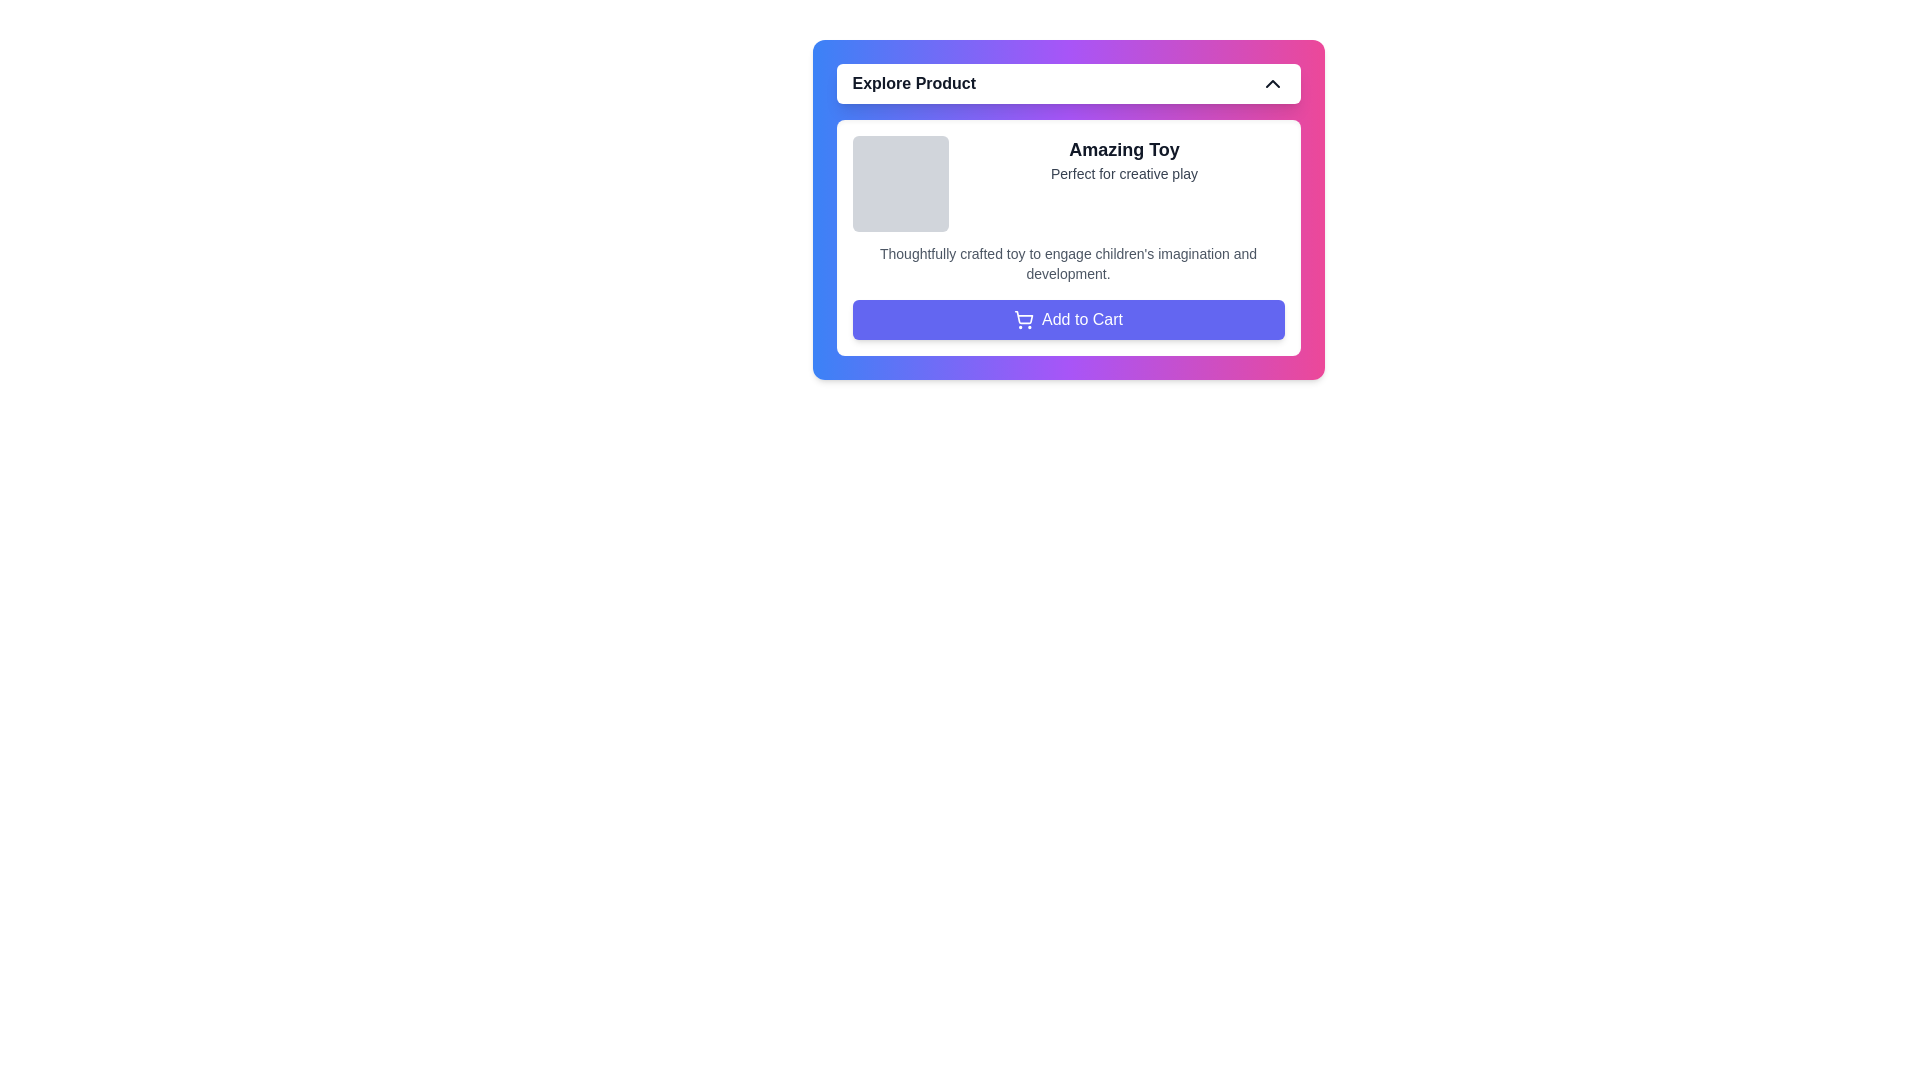 The height and width of the screenshot is (1080, 1920). Describe the element at coordinates (1023, 319) in the screenshot. I see `attributes of the 'Add to Cart' icon located inside the button at the bottom center of the product card` at that location.